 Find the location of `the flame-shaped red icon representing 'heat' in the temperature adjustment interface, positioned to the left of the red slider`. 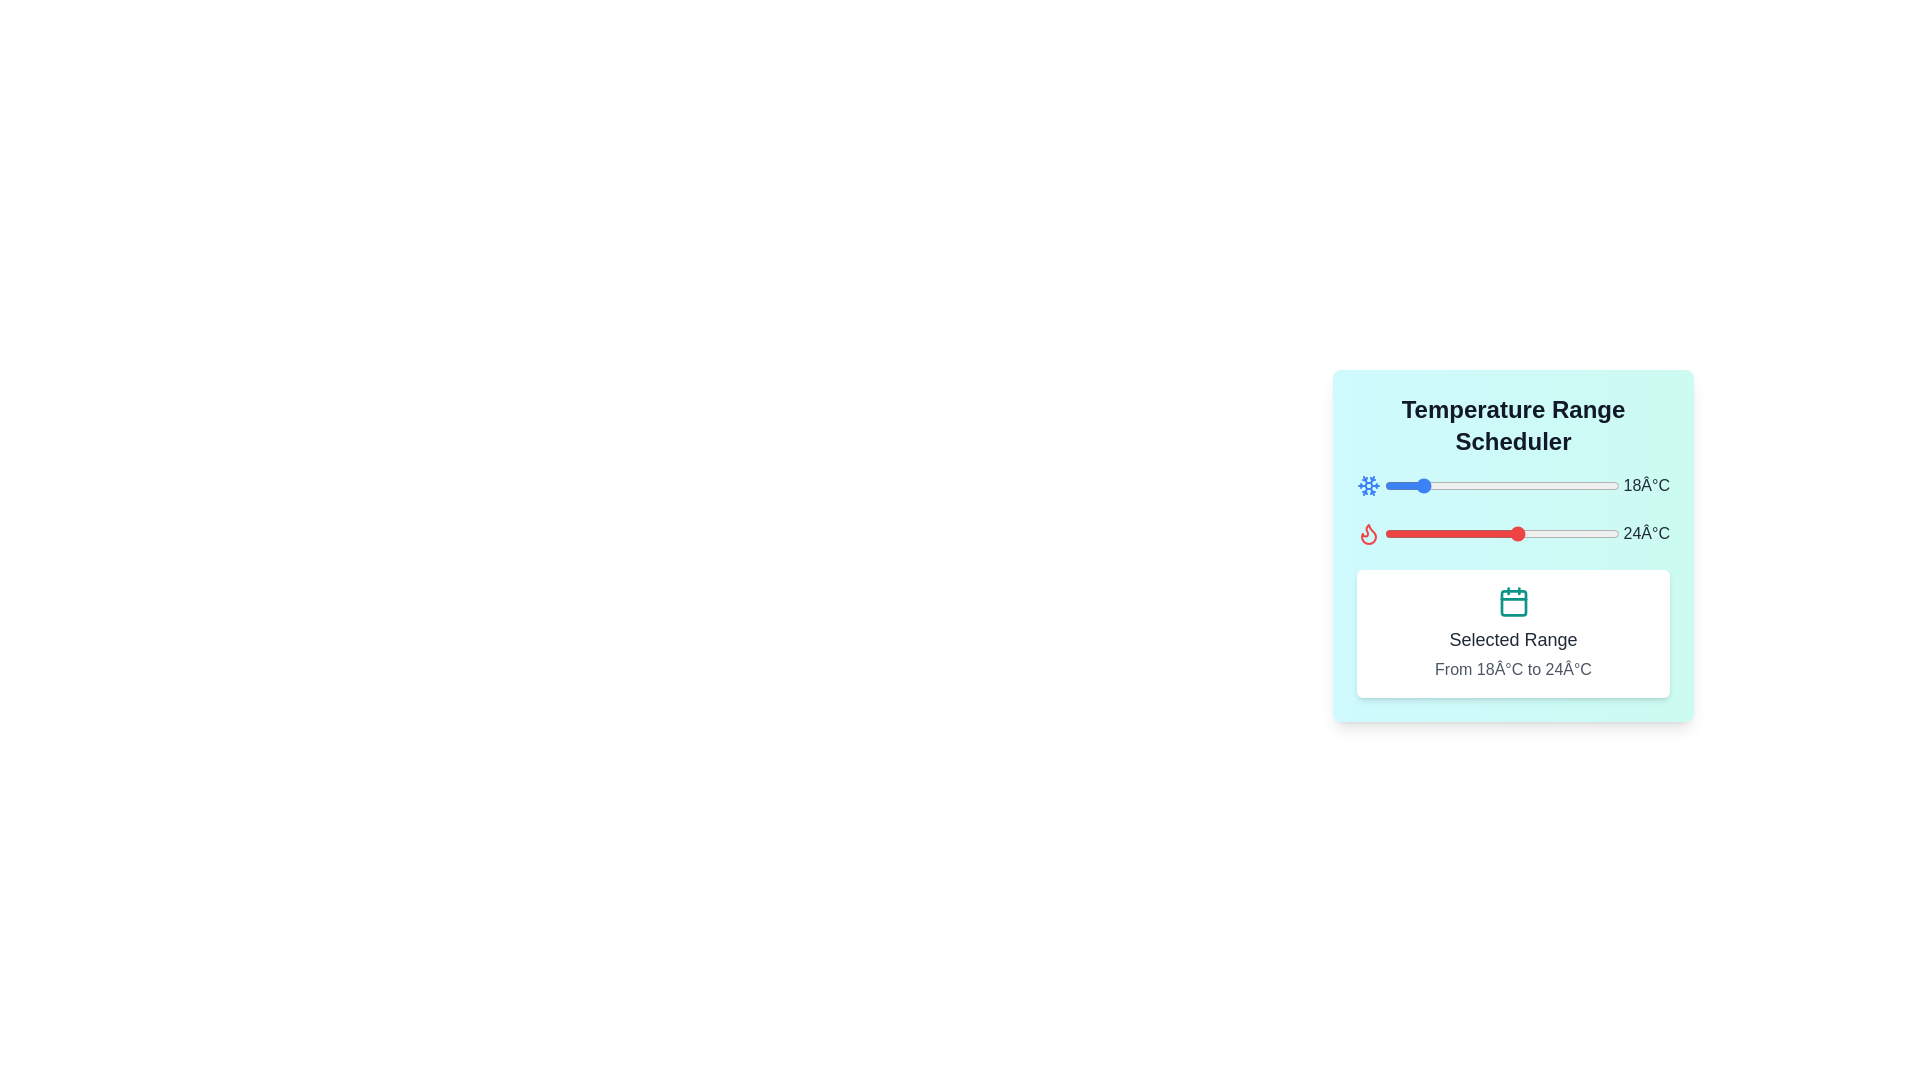

the flame-shaped red icon representing 'heat' in the temperature adjustment interface, positioned to the left of the red slider is located at coordinates (1367, 532).